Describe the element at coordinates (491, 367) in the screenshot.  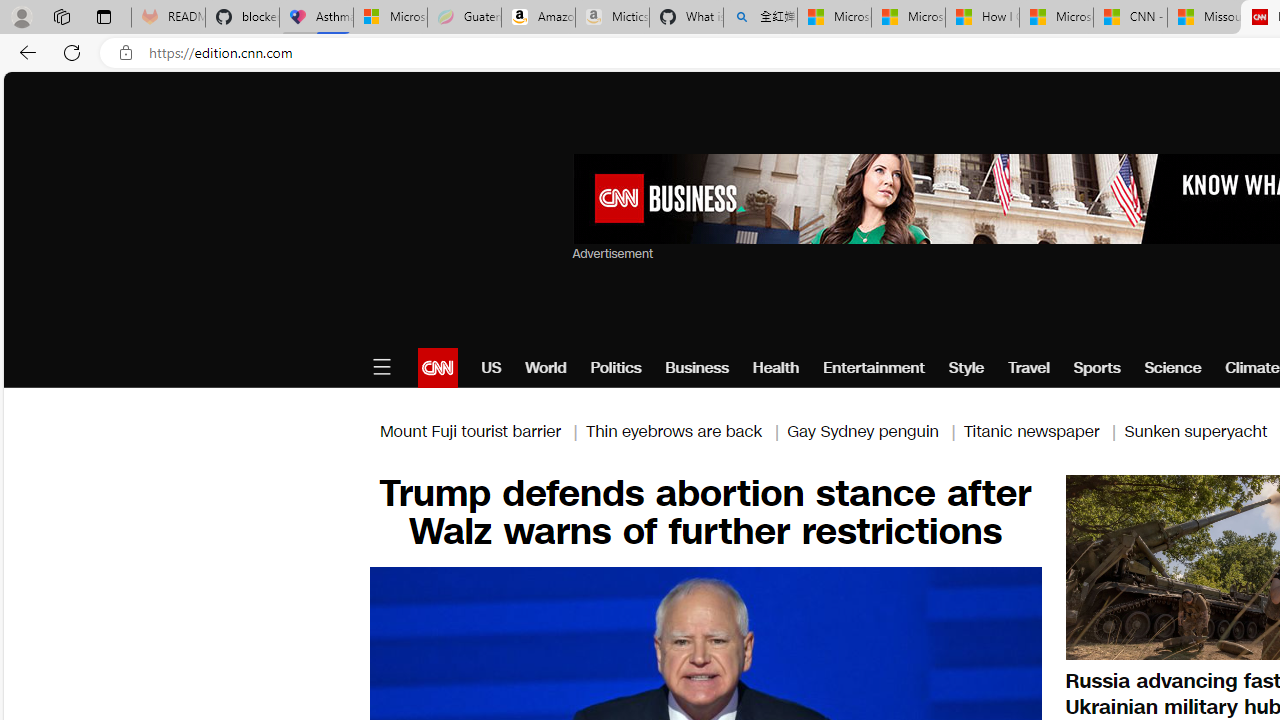
I see `'US'` at that location.